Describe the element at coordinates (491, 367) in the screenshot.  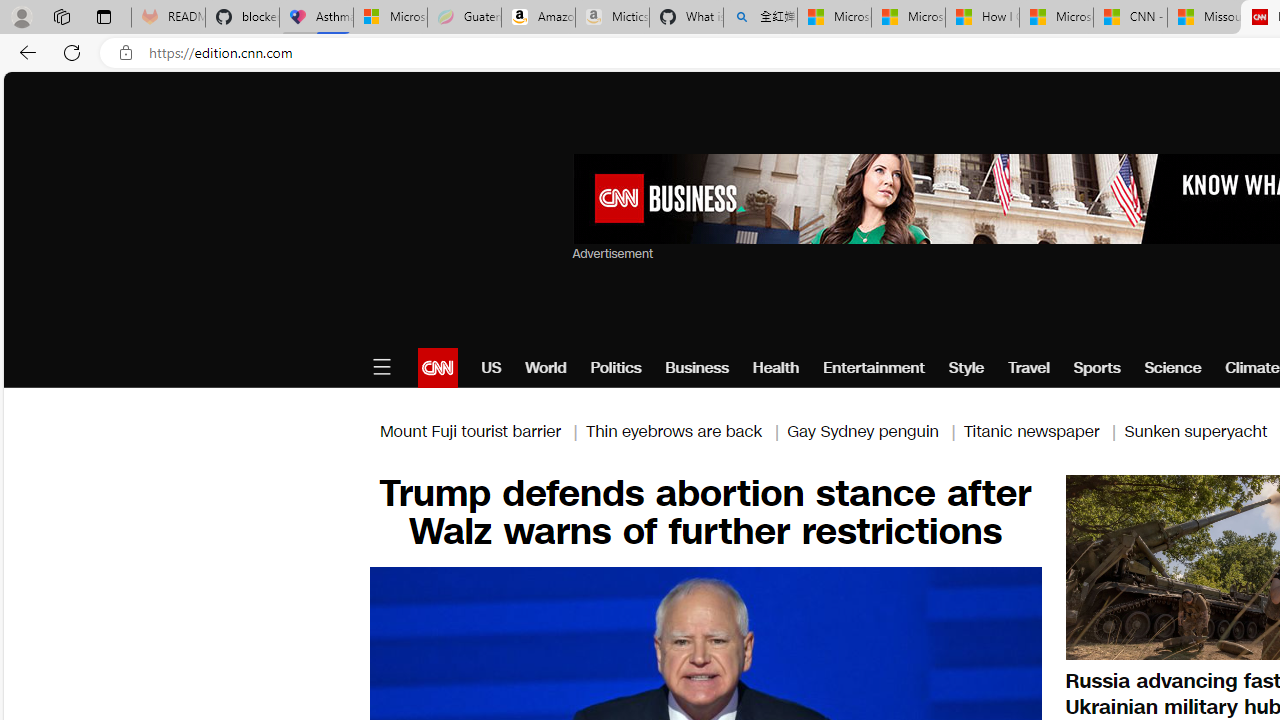
I see `'US'` at that location.